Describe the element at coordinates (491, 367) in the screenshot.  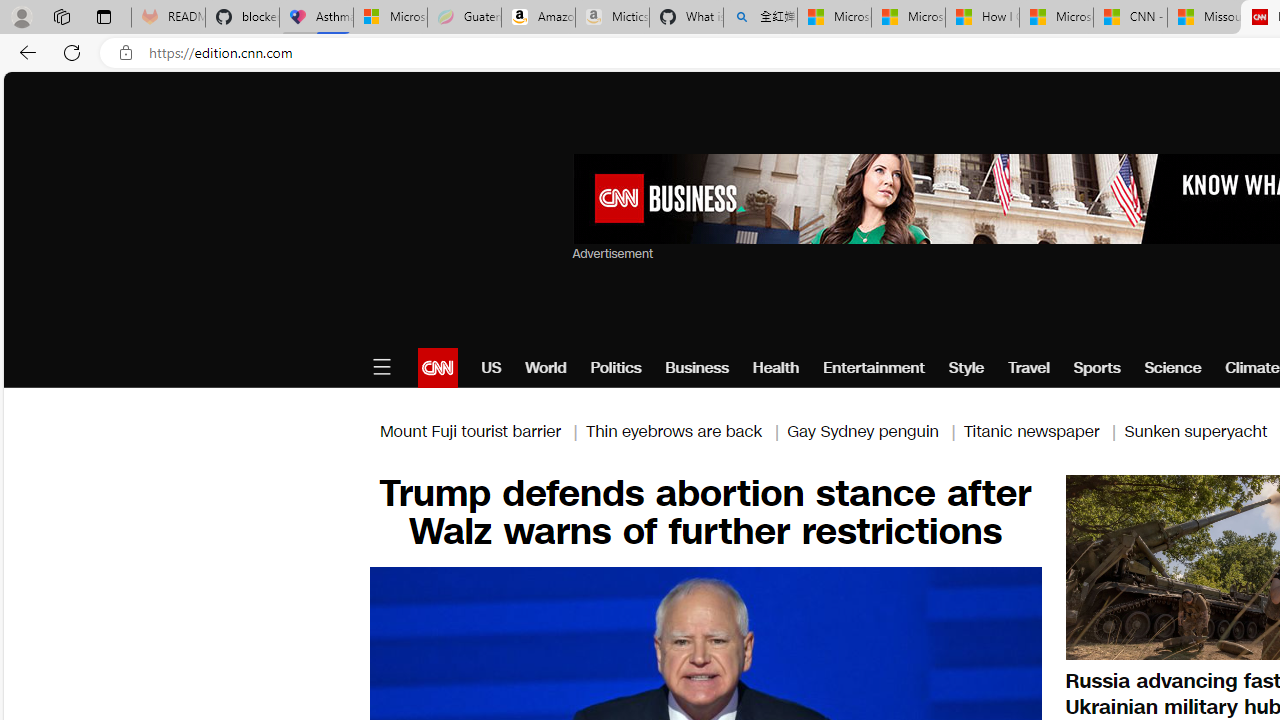
I see `'US'` at that location.